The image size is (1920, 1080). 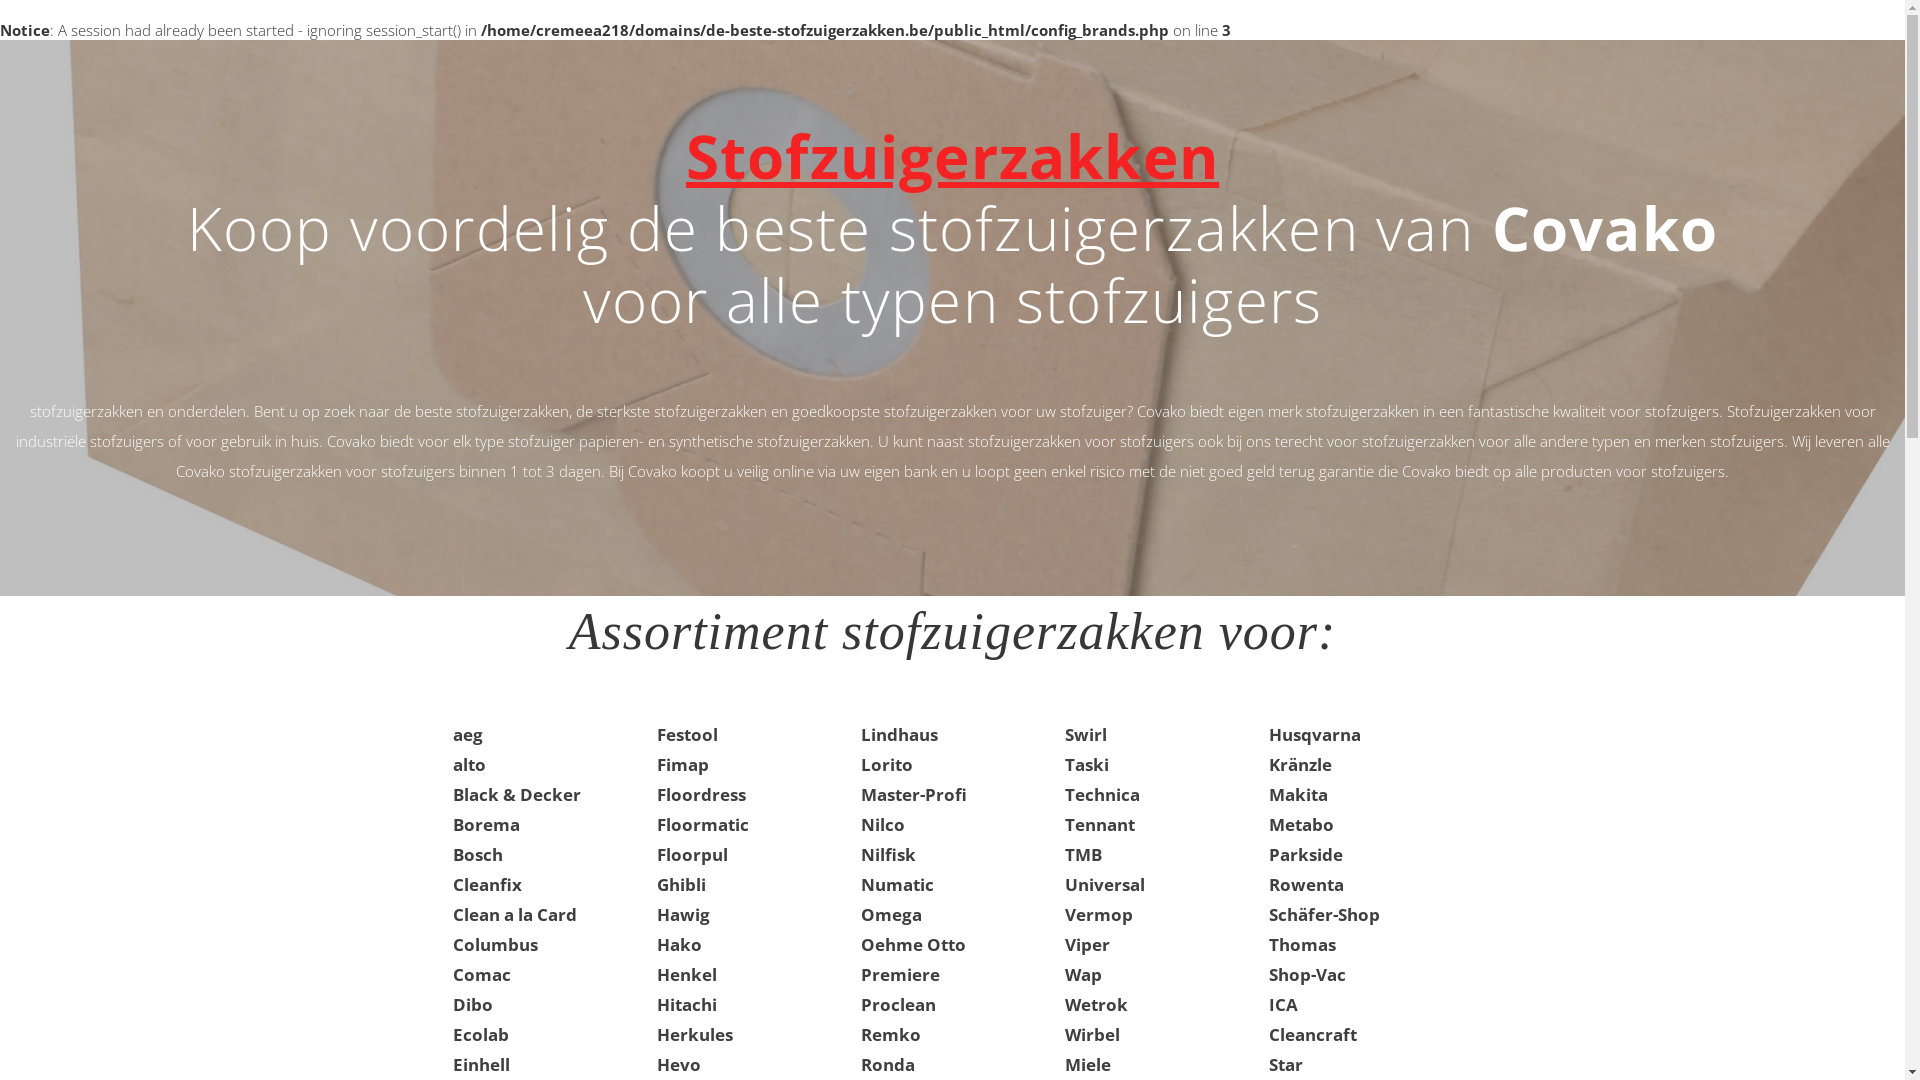 What do you see at coordinates (898, 973) in the screenshot?
I see `'Premiere'` at bounding box center [898, 973].